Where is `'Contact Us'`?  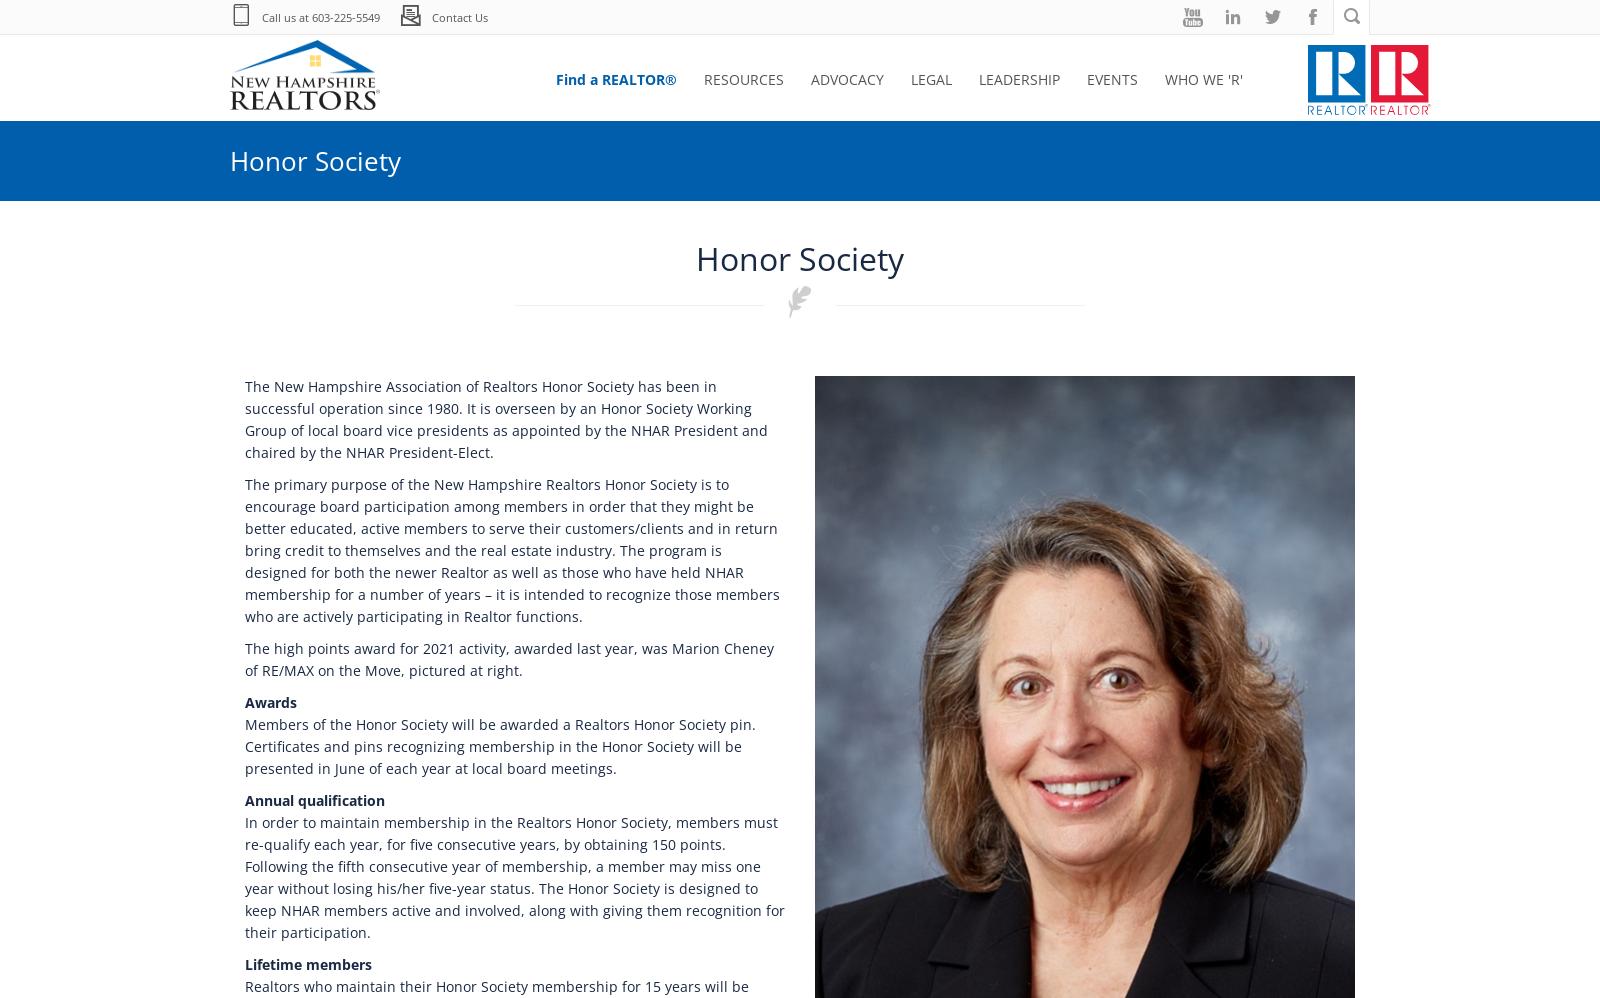
'Contact Us' is located at coordinates (458, 17).